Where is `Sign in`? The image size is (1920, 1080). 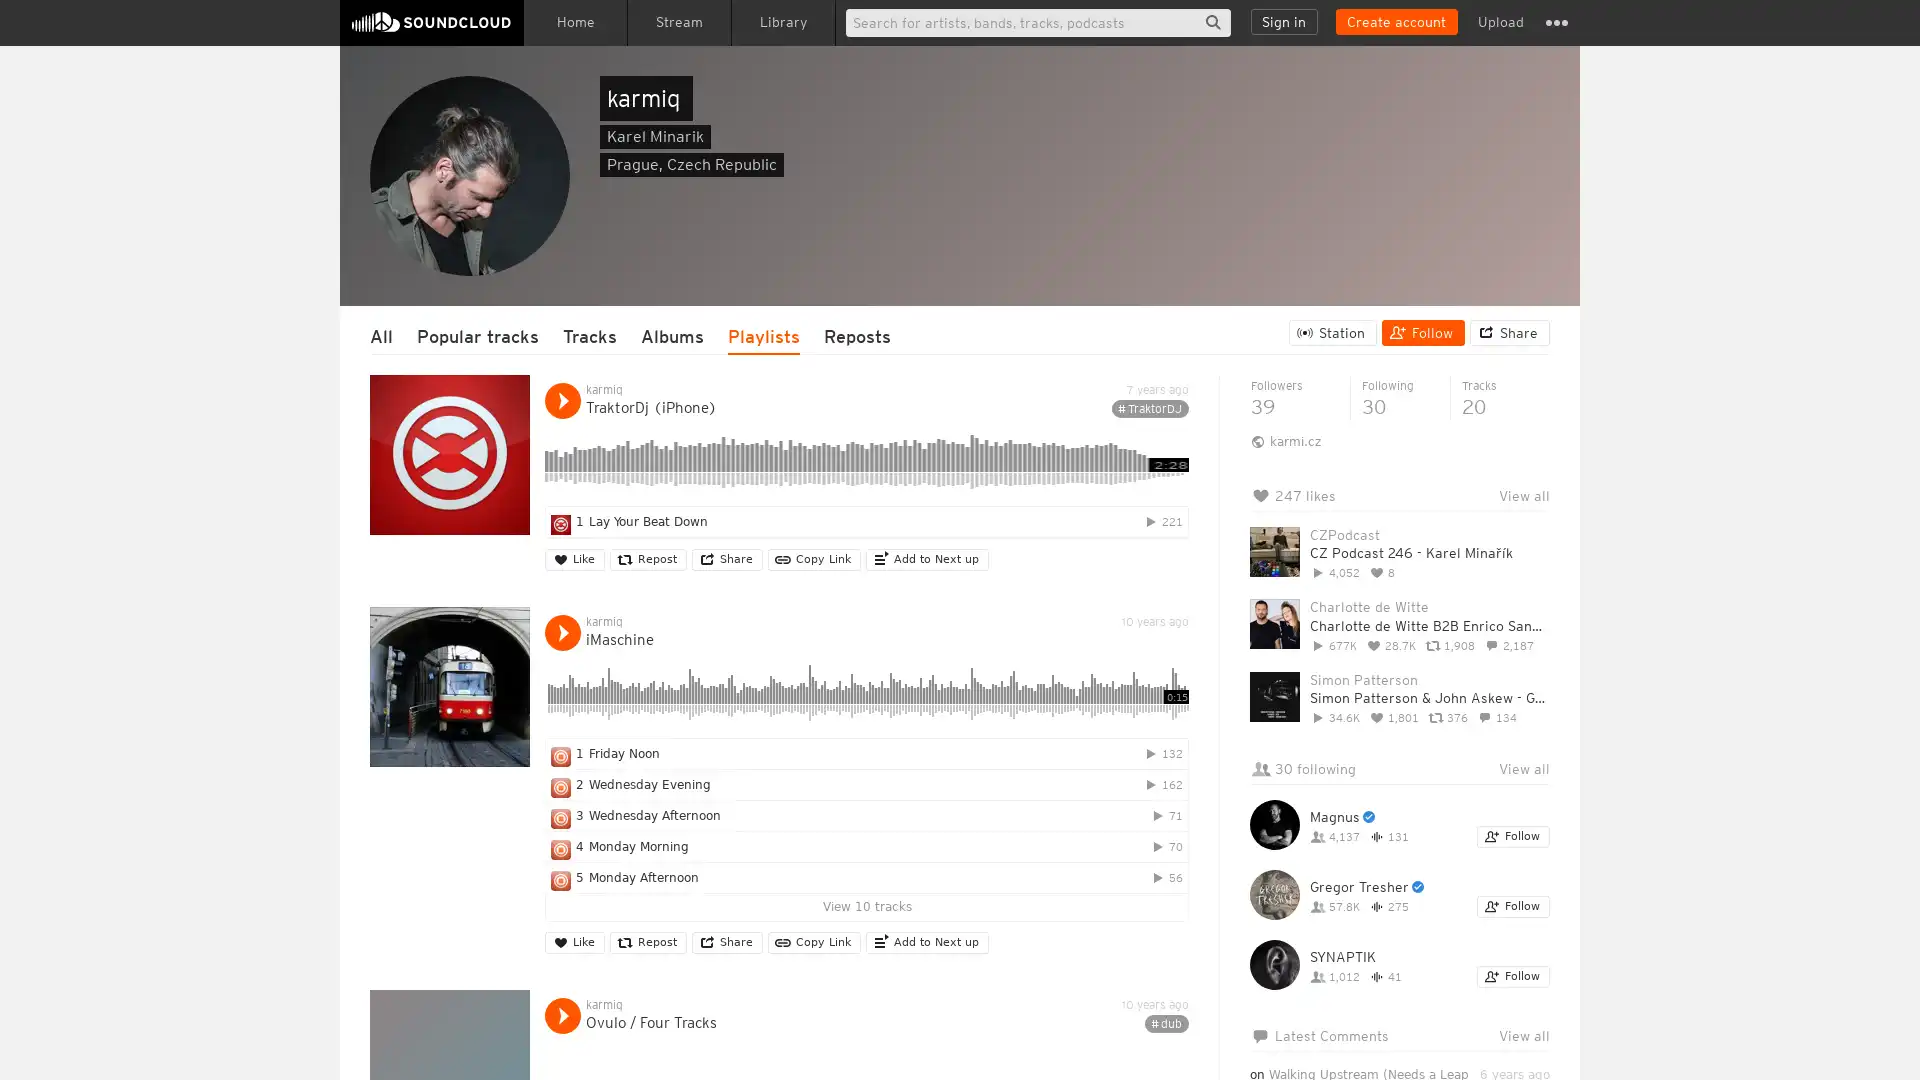 Sign in is located at coordinates (1284, 22).